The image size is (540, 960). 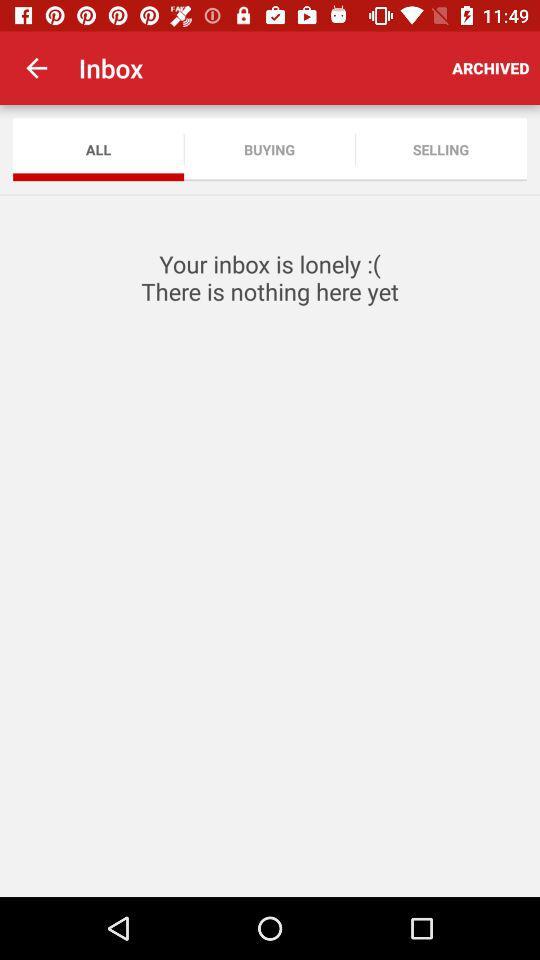 I want to click on item above all, so click(x=36, y=68).